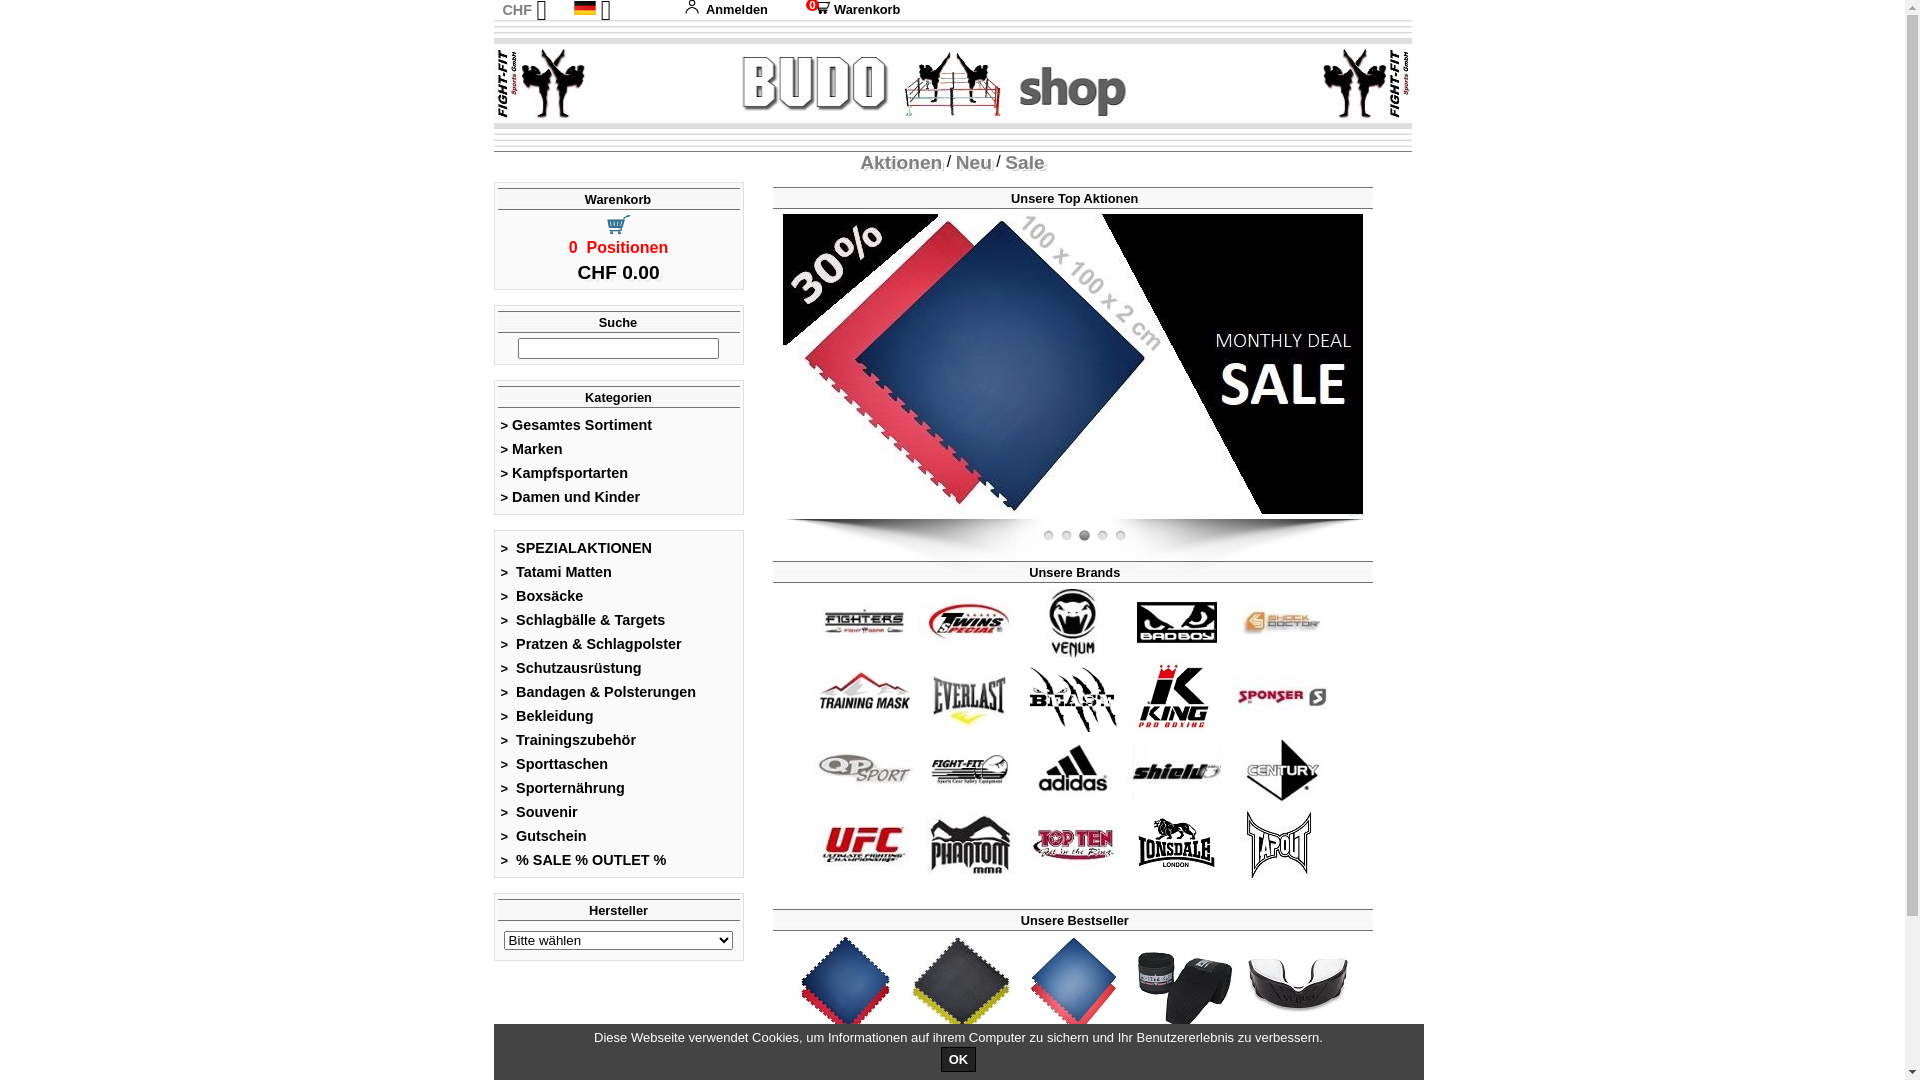 This screenshot has height=1080, width=1920. Describe the element at coordinates (584, 7) in the screenshot. I see `'Deutsch'` at that location.